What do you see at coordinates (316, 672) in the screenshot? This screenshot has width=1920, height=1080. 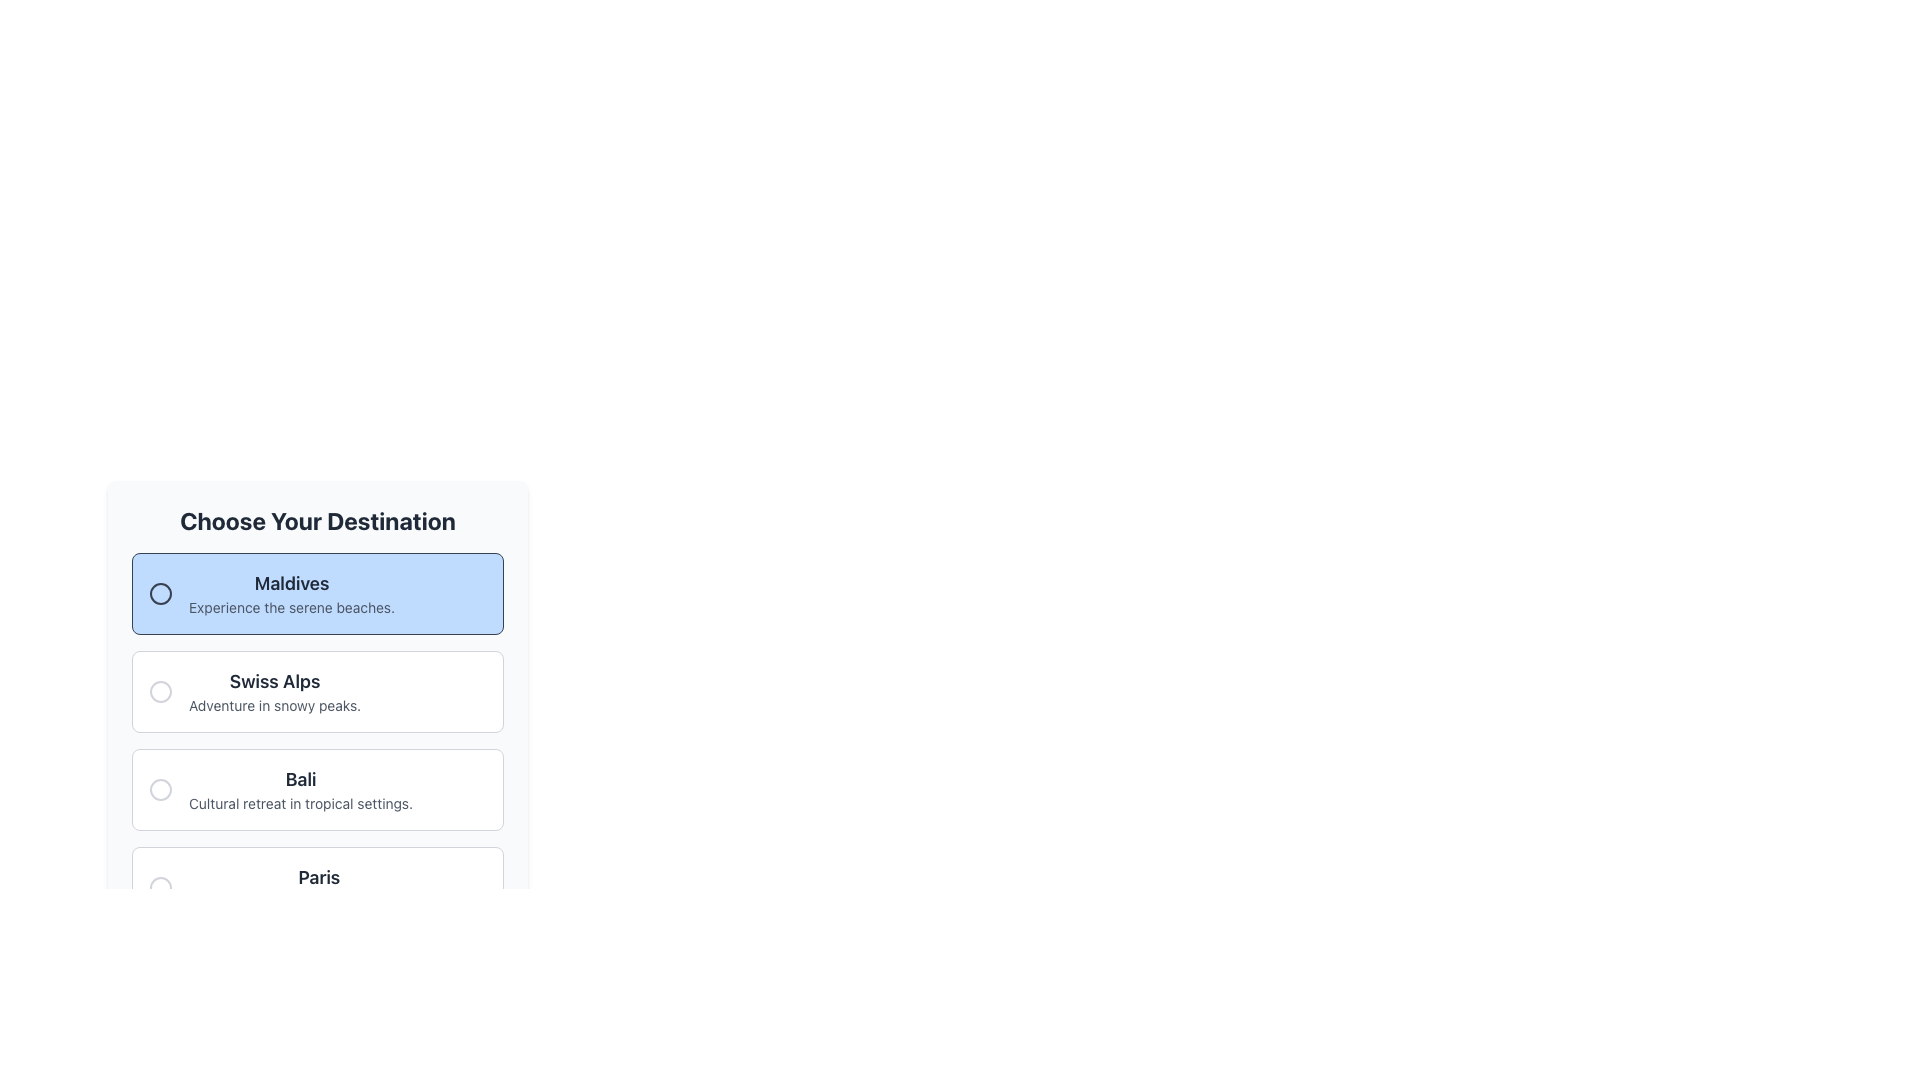 I see `the 'Swiss Alps' selectable card` at bounding box center [316, 672].